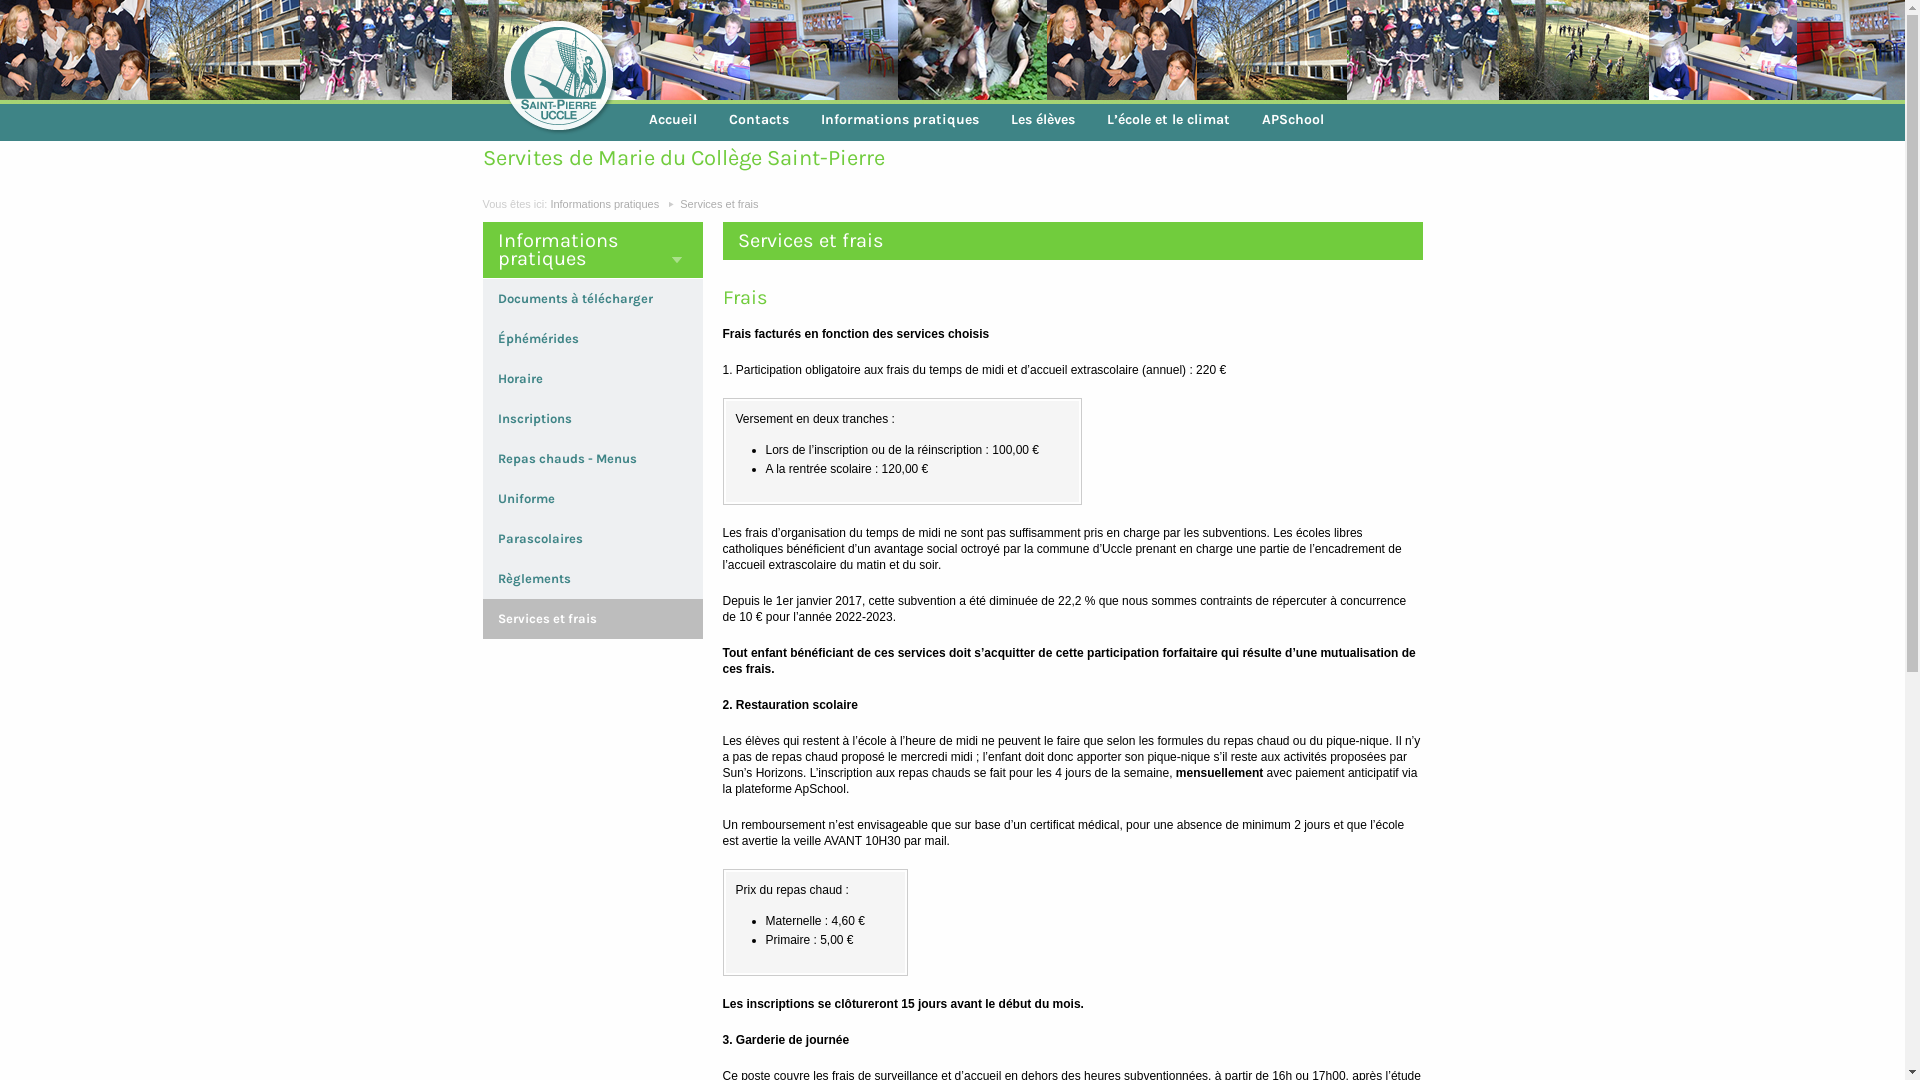 The image size is (1920, 1080). What do you see at coordinates (757, 119) in the screenshot?
I see `'Contacts'` at bounding box center [757, 119].